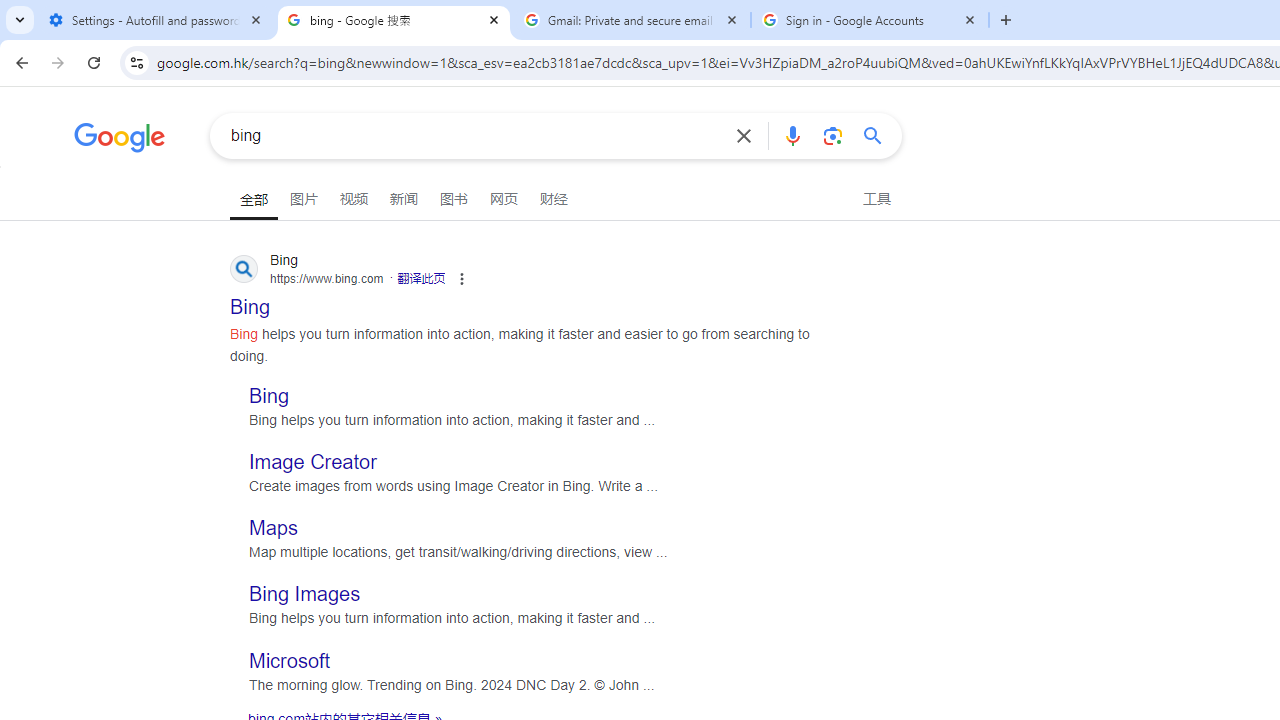 The height and width of the screenshot is (720, 1280). I want to click on 'Bing Images', so click(304, 593).